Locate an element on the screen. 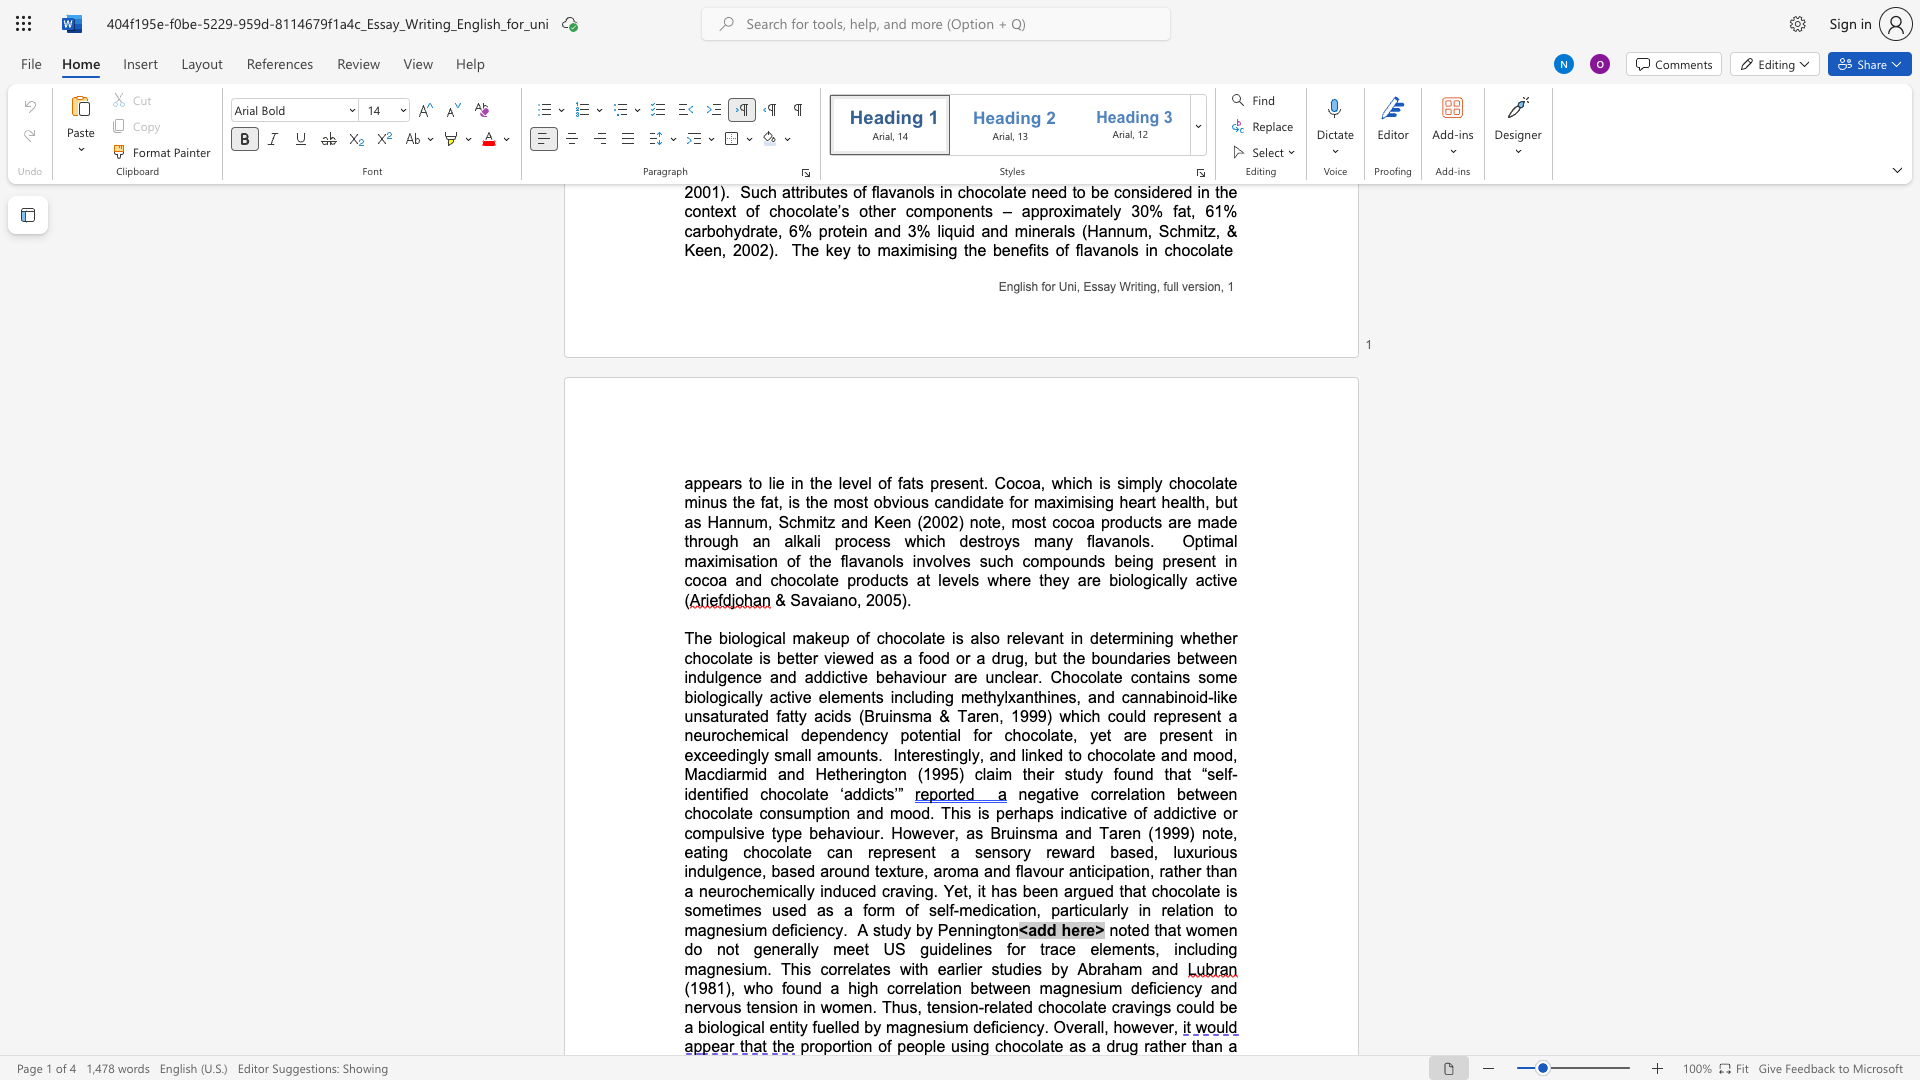 The image size is (1920, 1080). the subset text "rhap" within the text "perhaps indicative" is located at coordinates (1013, 813).